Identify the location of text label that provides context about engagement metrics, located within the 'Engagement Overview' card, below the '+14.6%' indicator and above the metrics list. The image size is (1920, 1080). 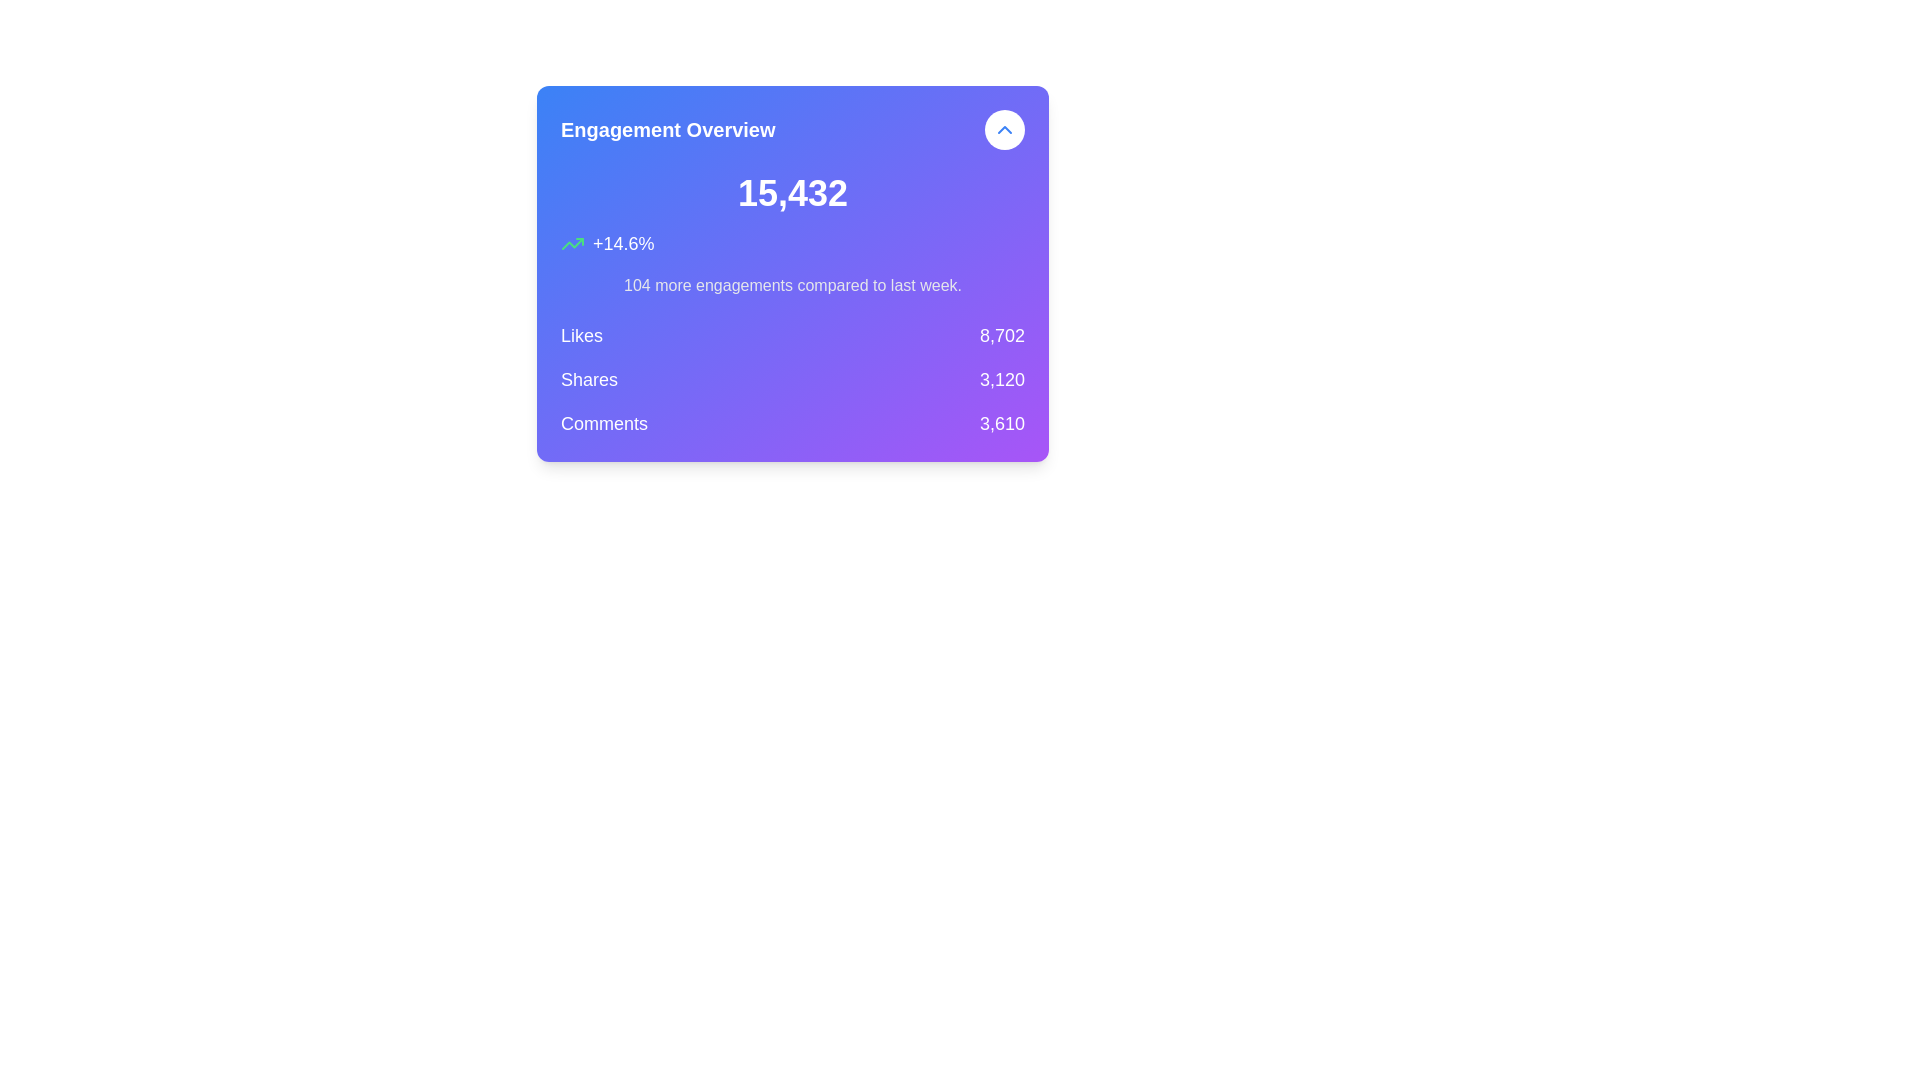
(791, 285).